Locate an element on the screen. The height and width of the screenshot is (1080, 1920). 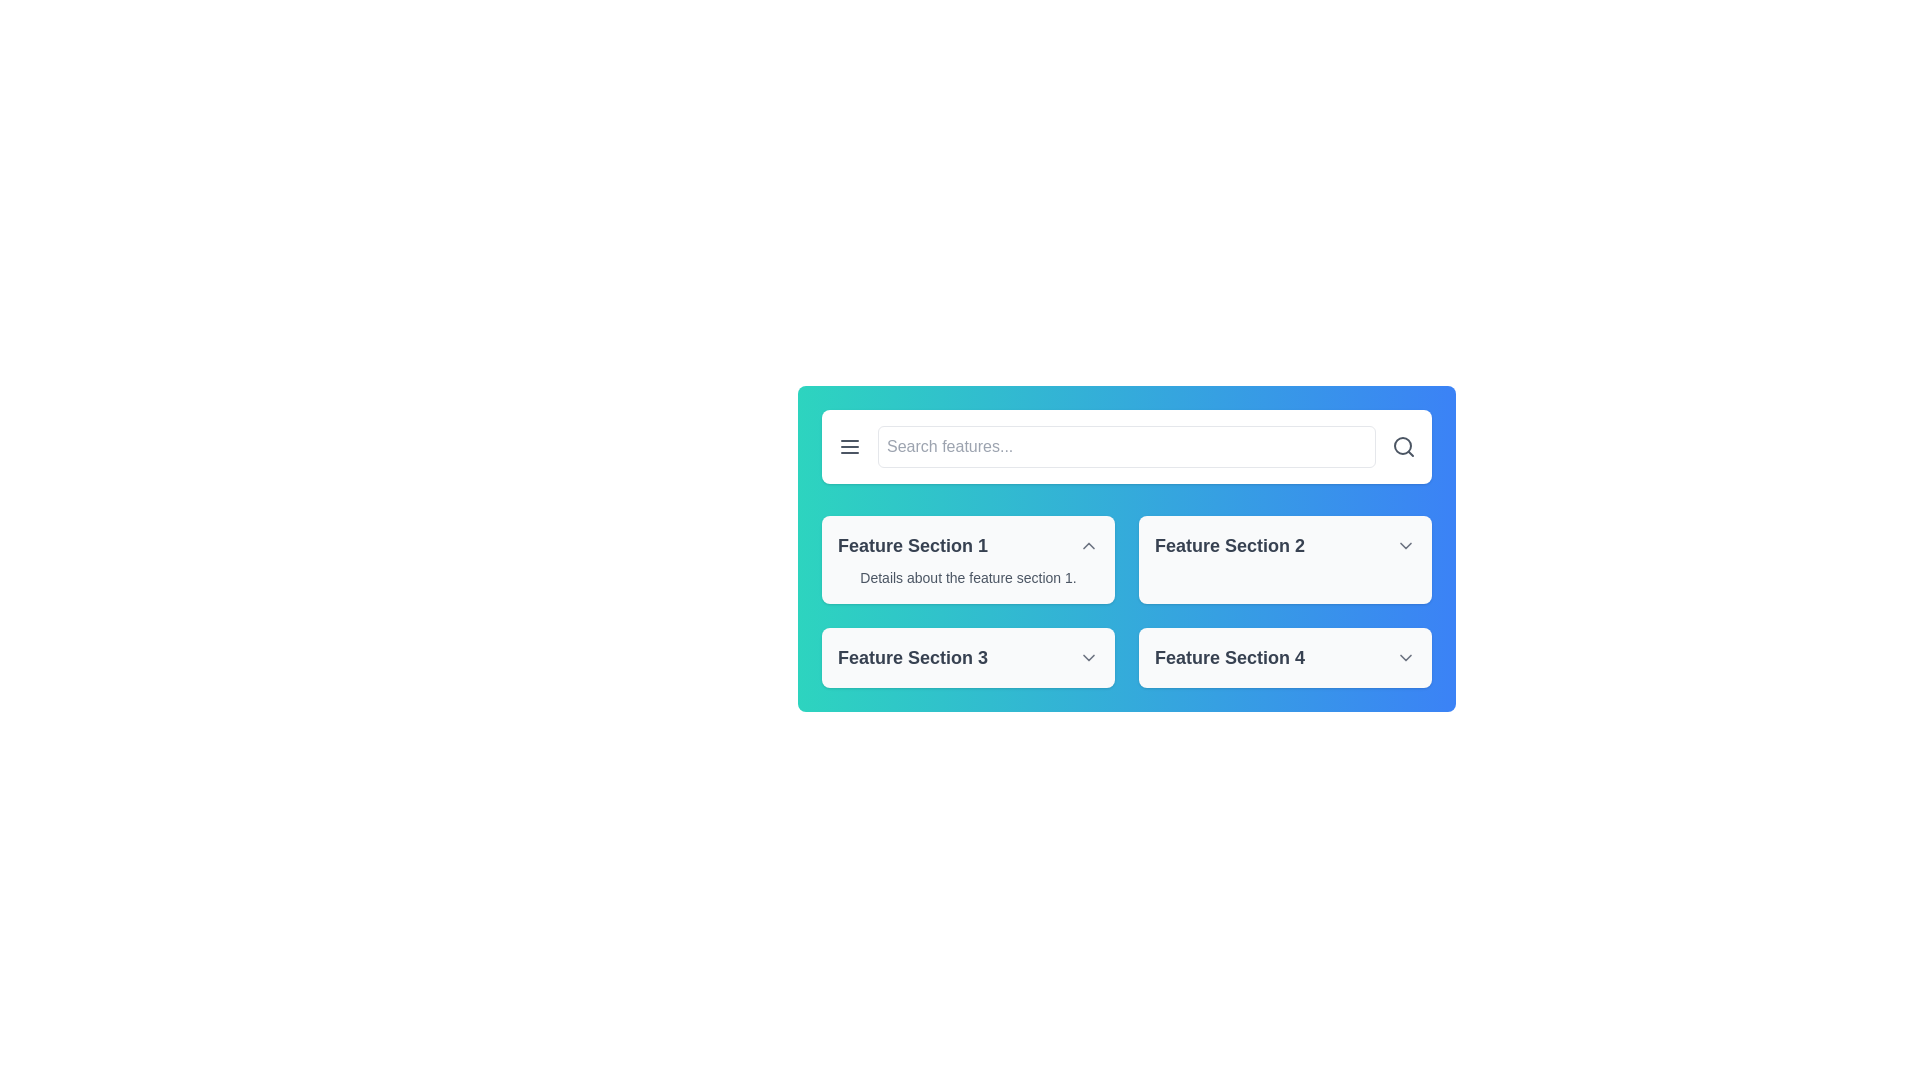
the Chevron Up icon located to the right of the title text in 'Feature Section 1' is located at coordinates (1088, 546).